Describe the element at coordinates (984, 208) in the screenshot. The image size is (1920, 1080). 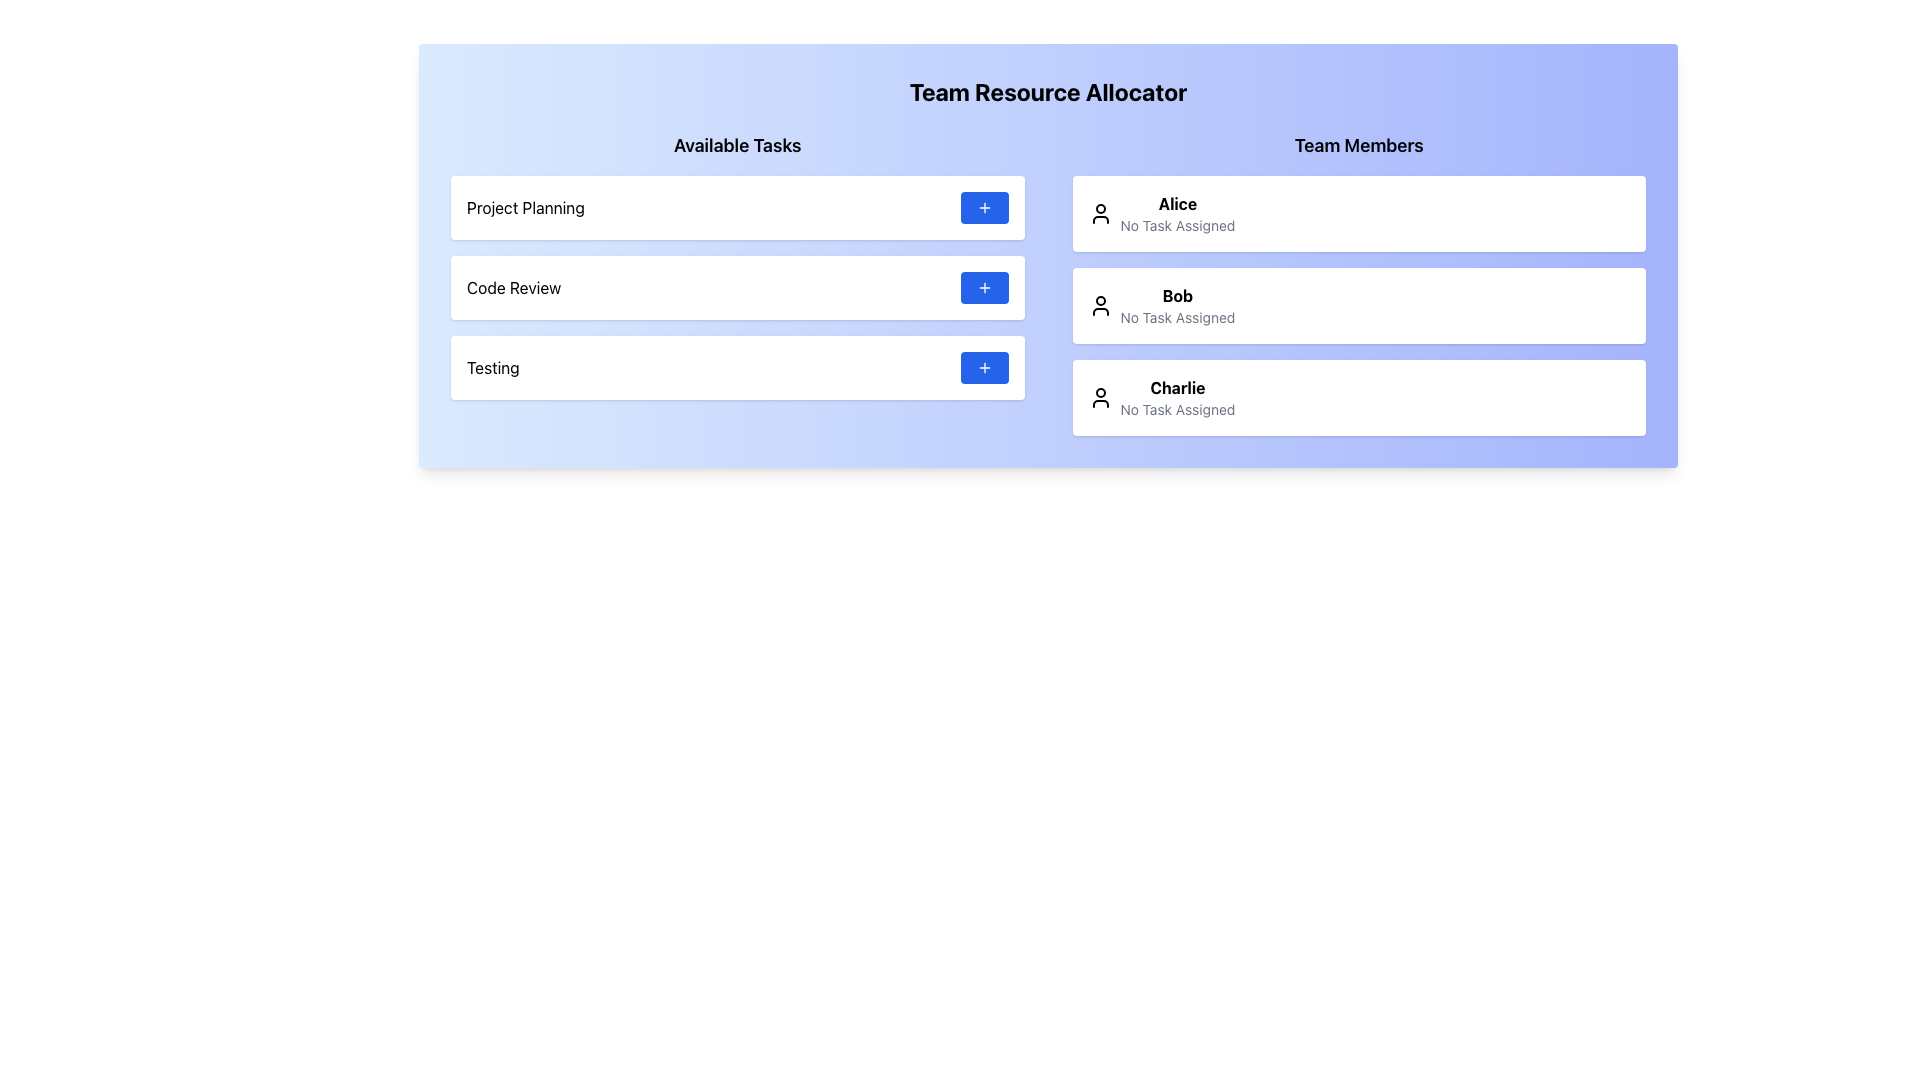
I see `the icon in the 'Available Tasks' section that is aligned to the right of the 'Project Planning' button` at that location.